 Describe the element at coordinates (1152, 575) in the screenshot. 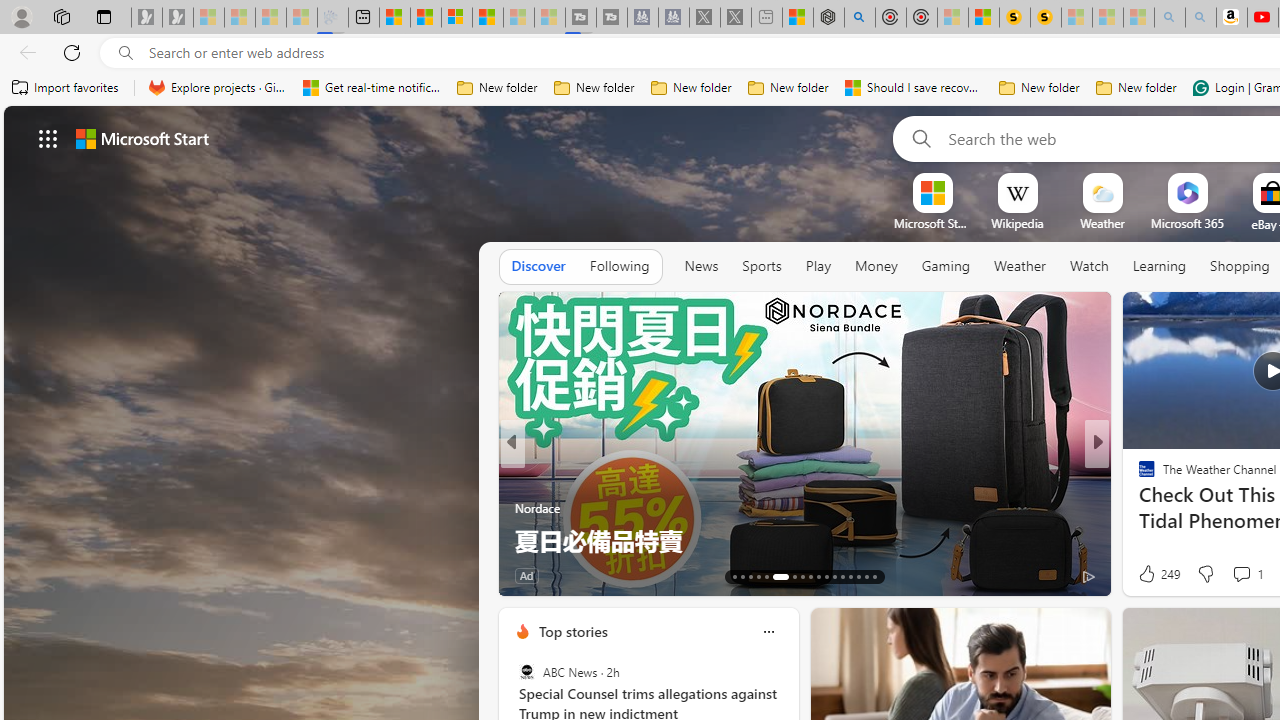

I see `'117 Like'` at that location.